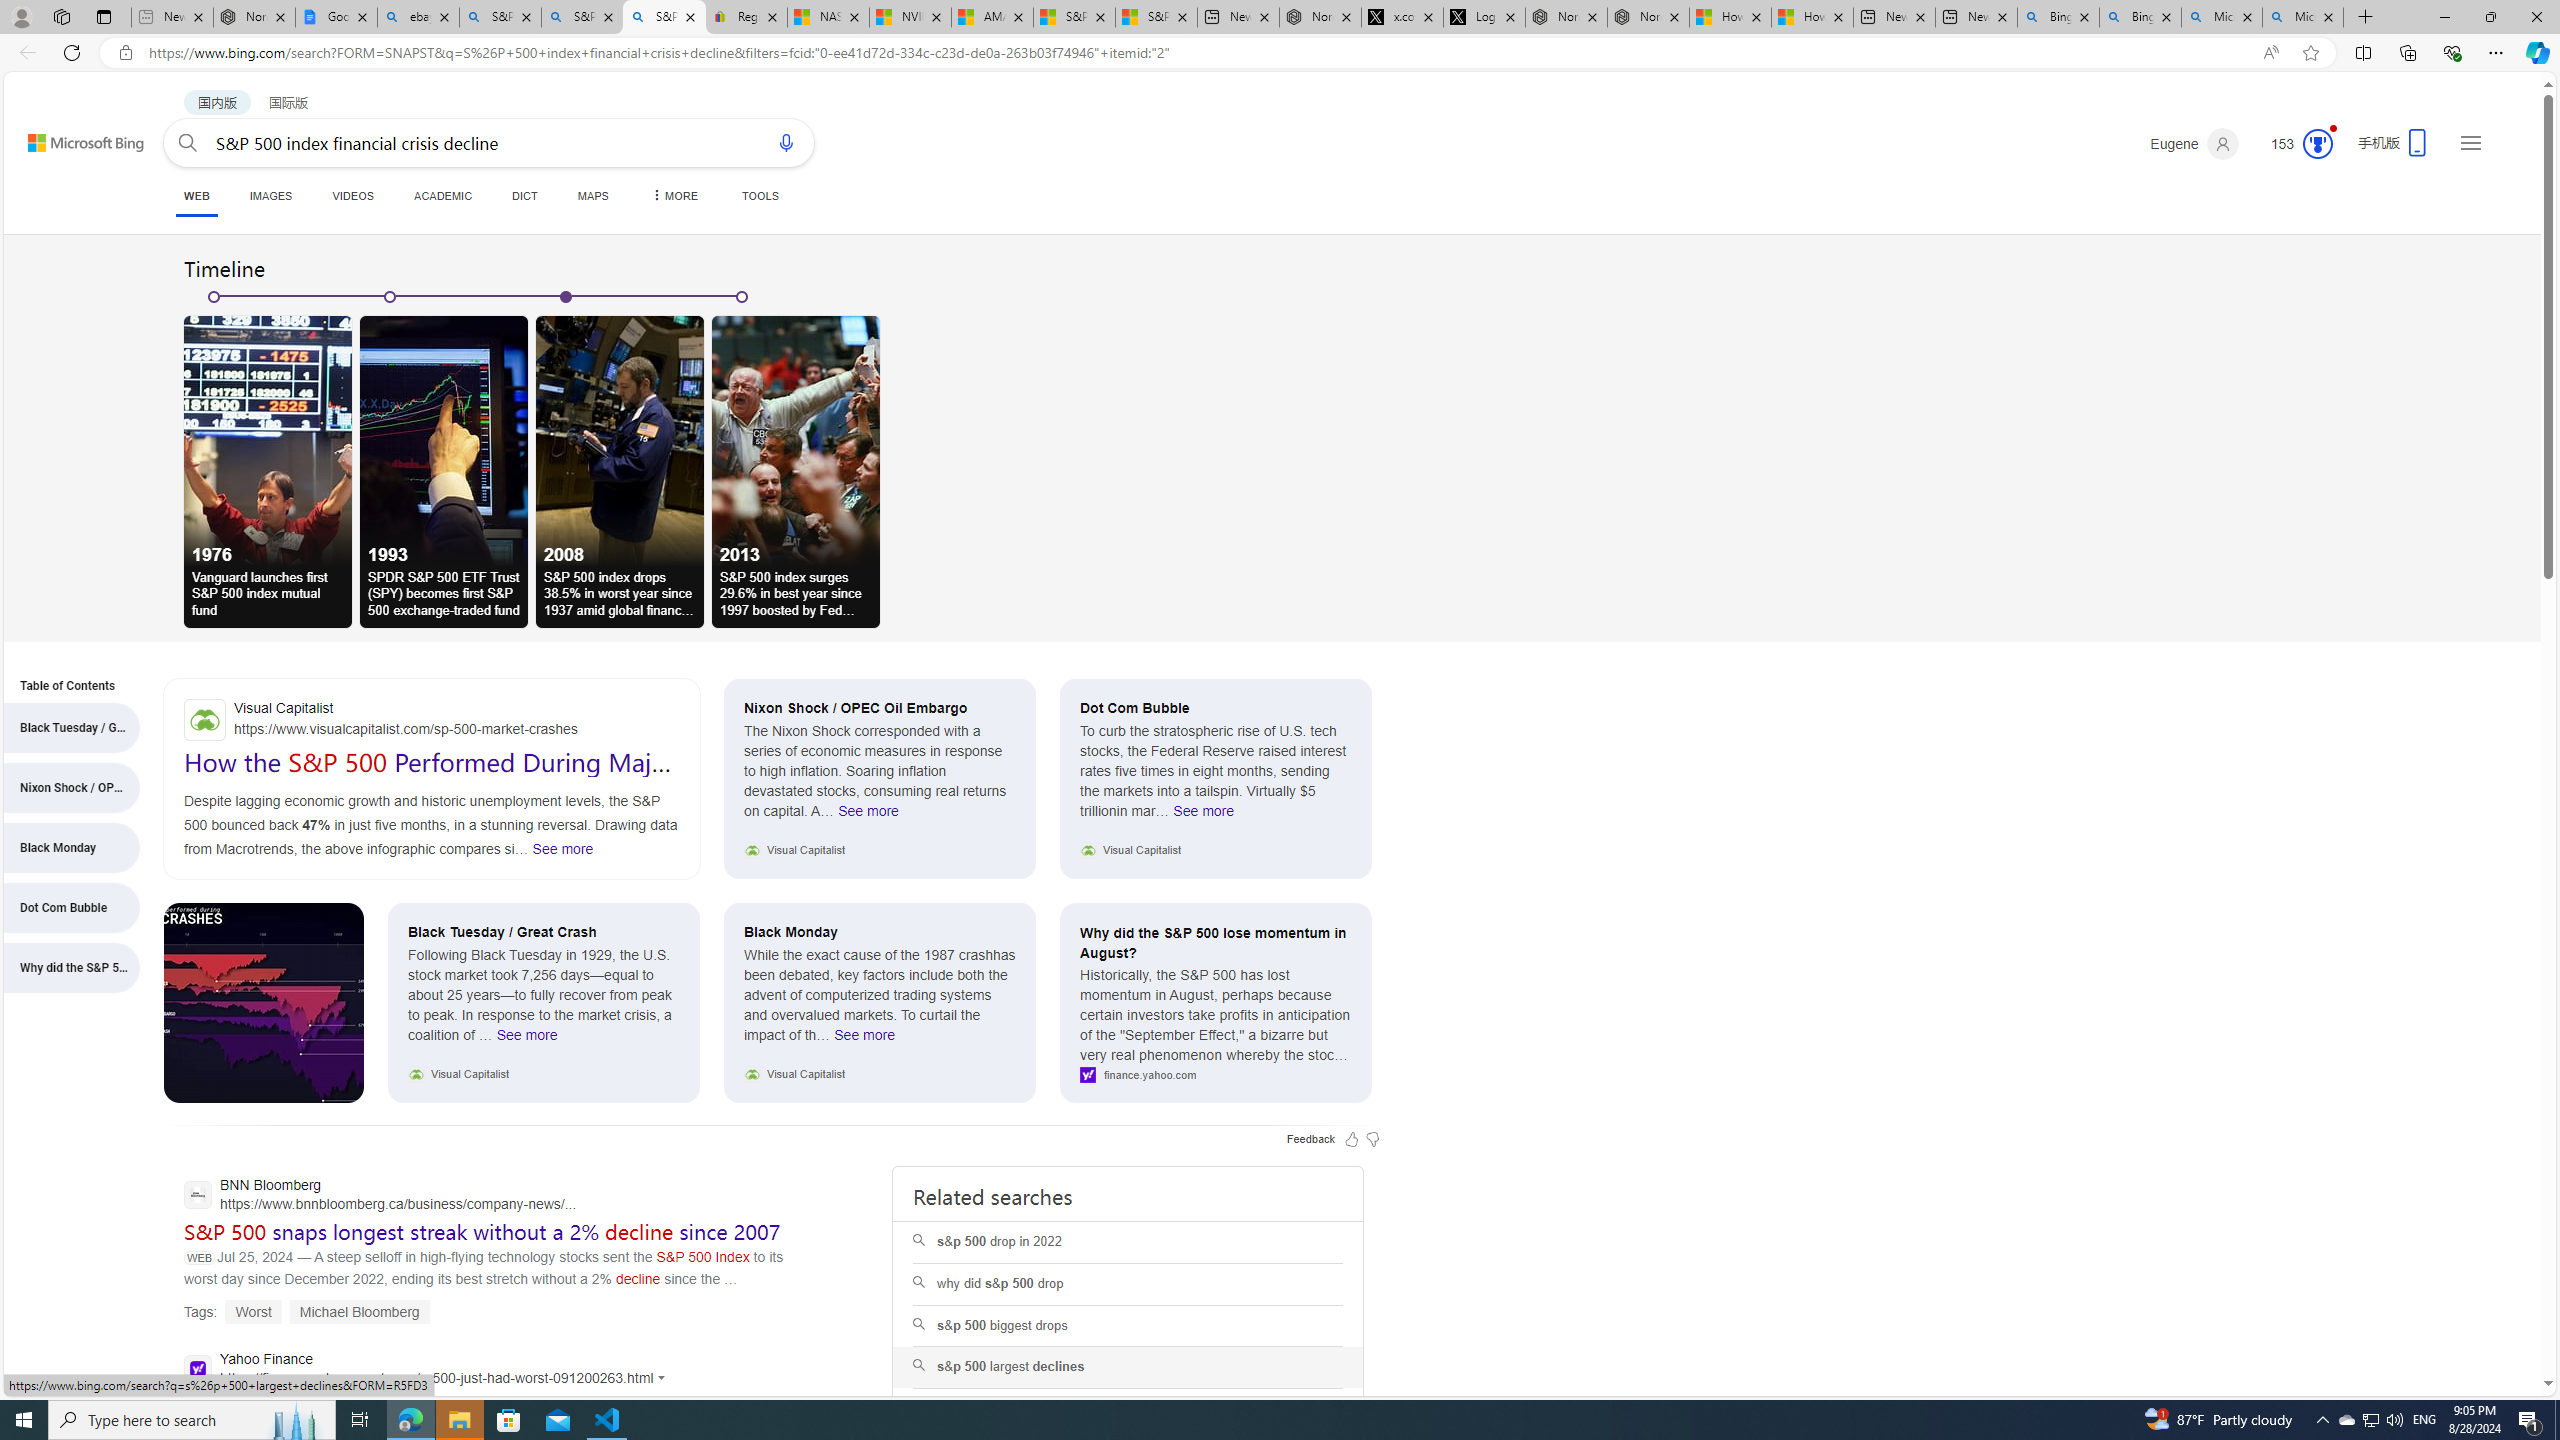 Image resolution: width=2560 pixels, height=1440 pixels. I want to click on 's&p 500 largest declines', so click(1128, 1367).